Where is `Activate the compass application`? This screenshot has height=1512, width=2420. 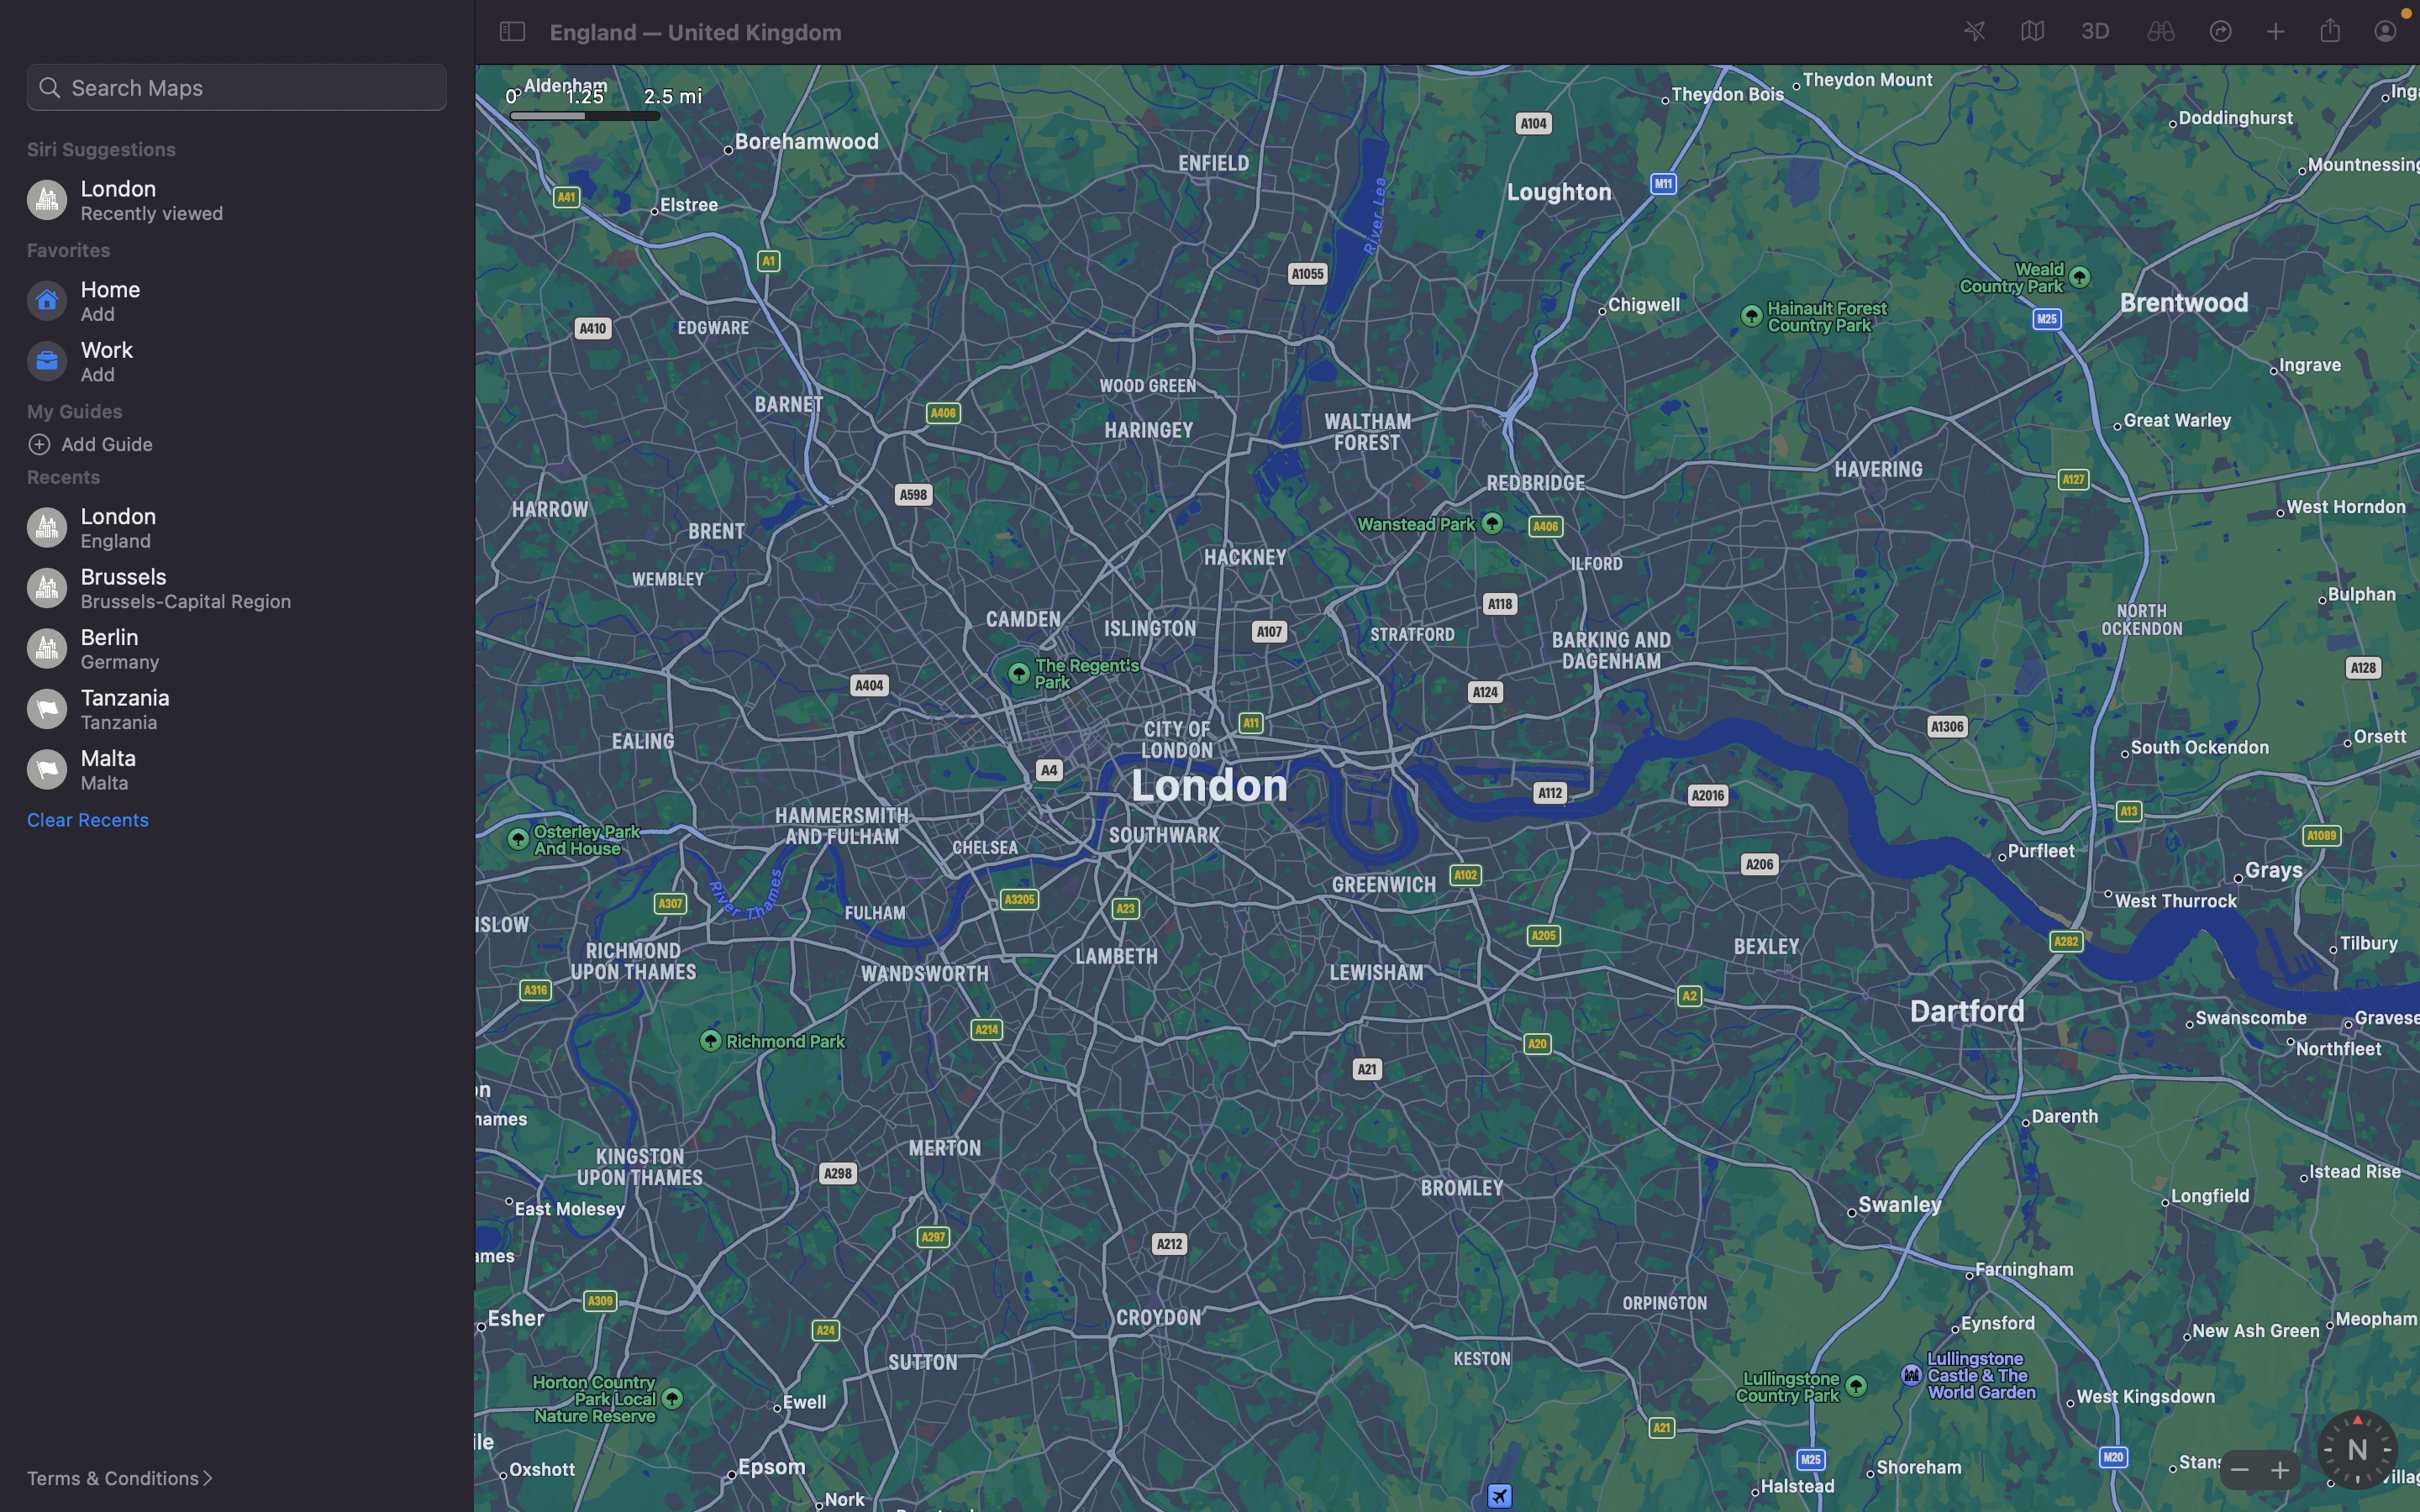 Activate the compass application is located at coordinates (2356, 1449).